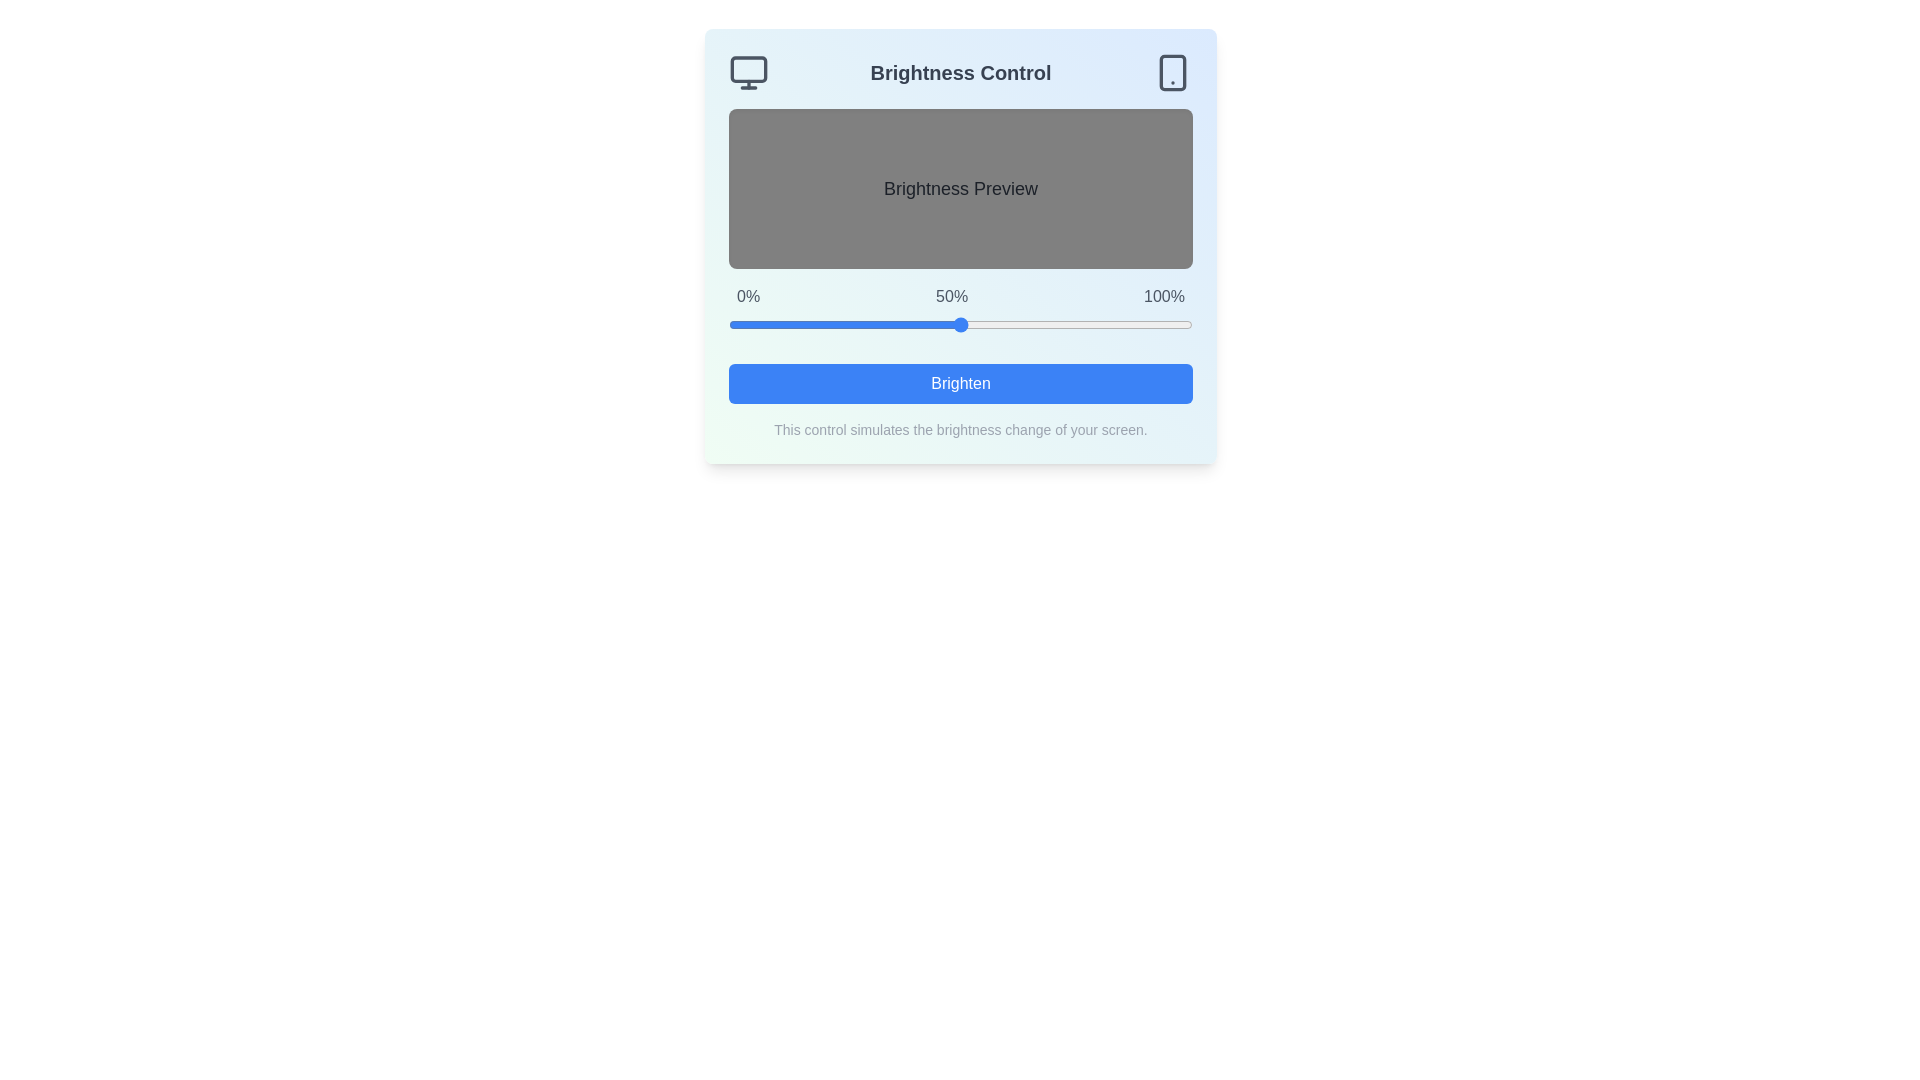  I want to click on the brightness slider to 60%, so click(1007, 323).